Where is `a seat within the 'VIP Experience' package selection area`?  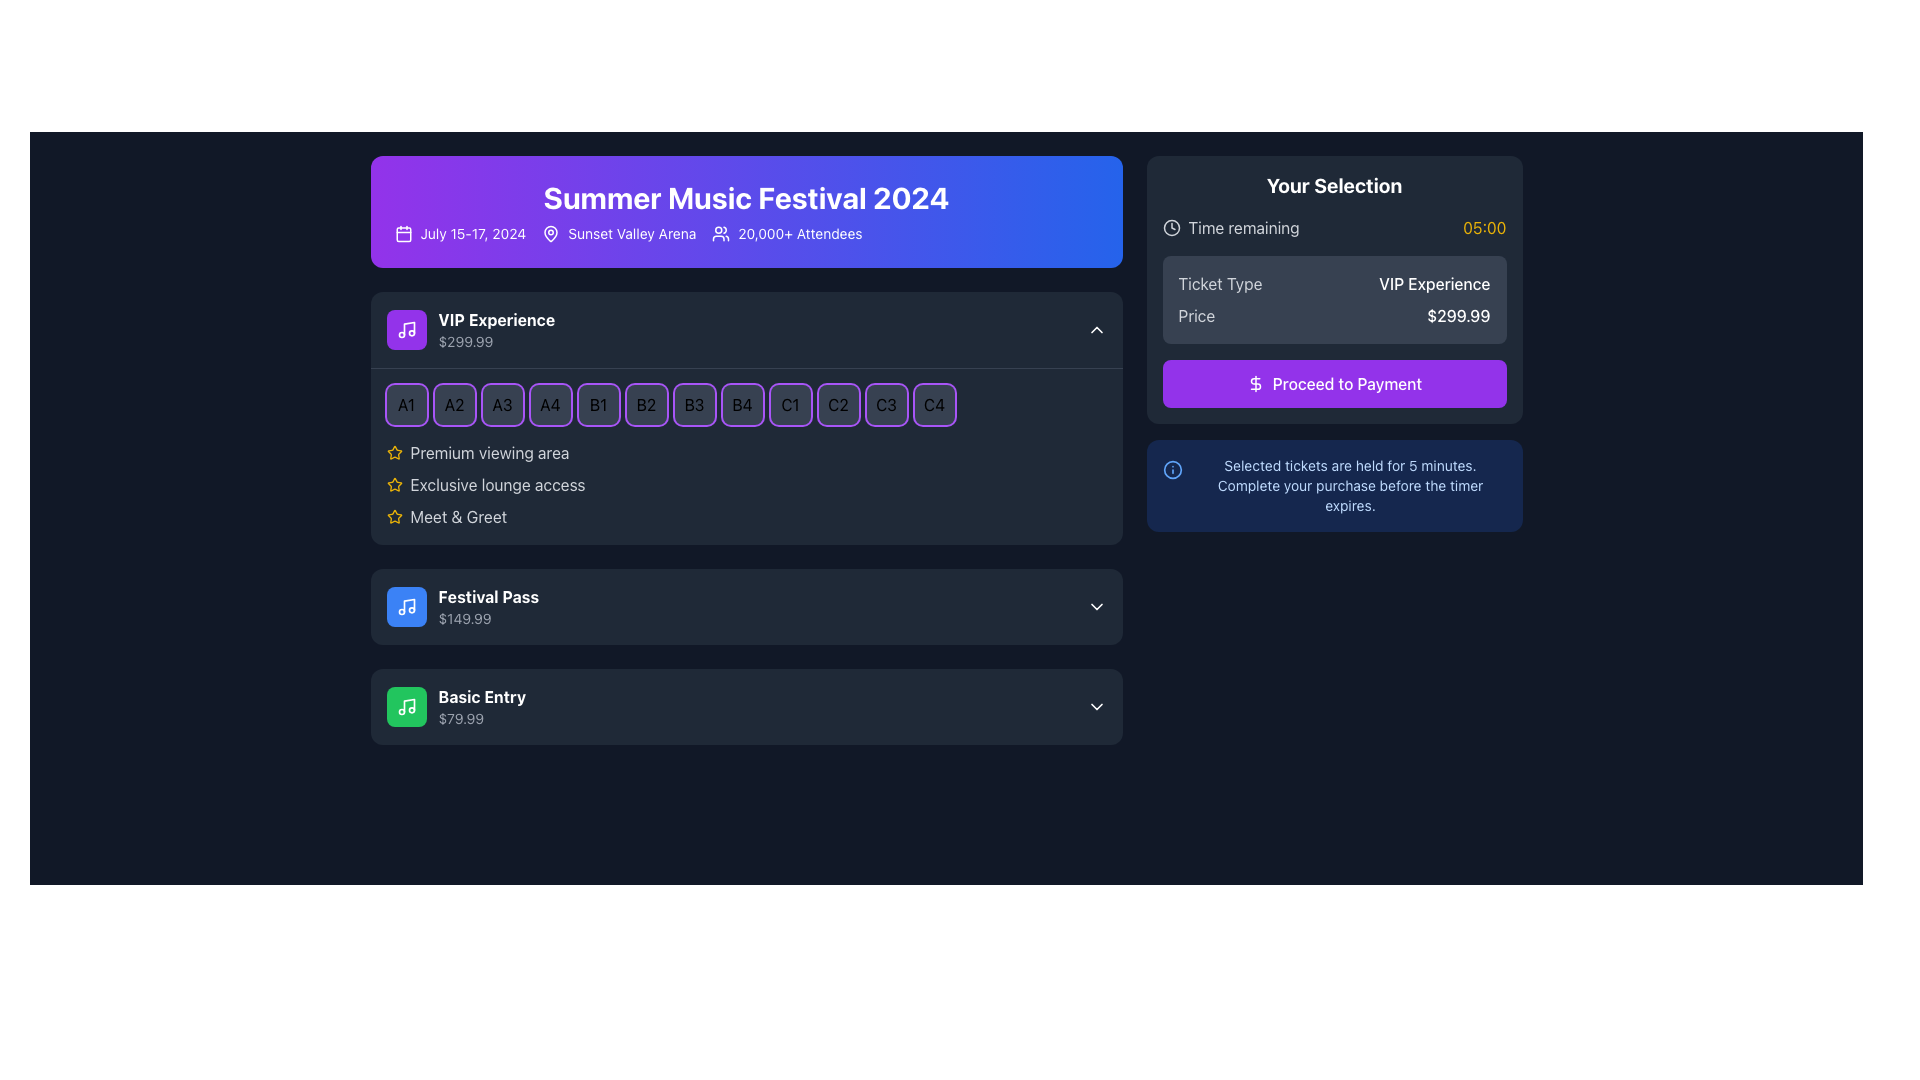
a seat within the 'VIP Experience' package selection area is located at coordinates (745, 417).